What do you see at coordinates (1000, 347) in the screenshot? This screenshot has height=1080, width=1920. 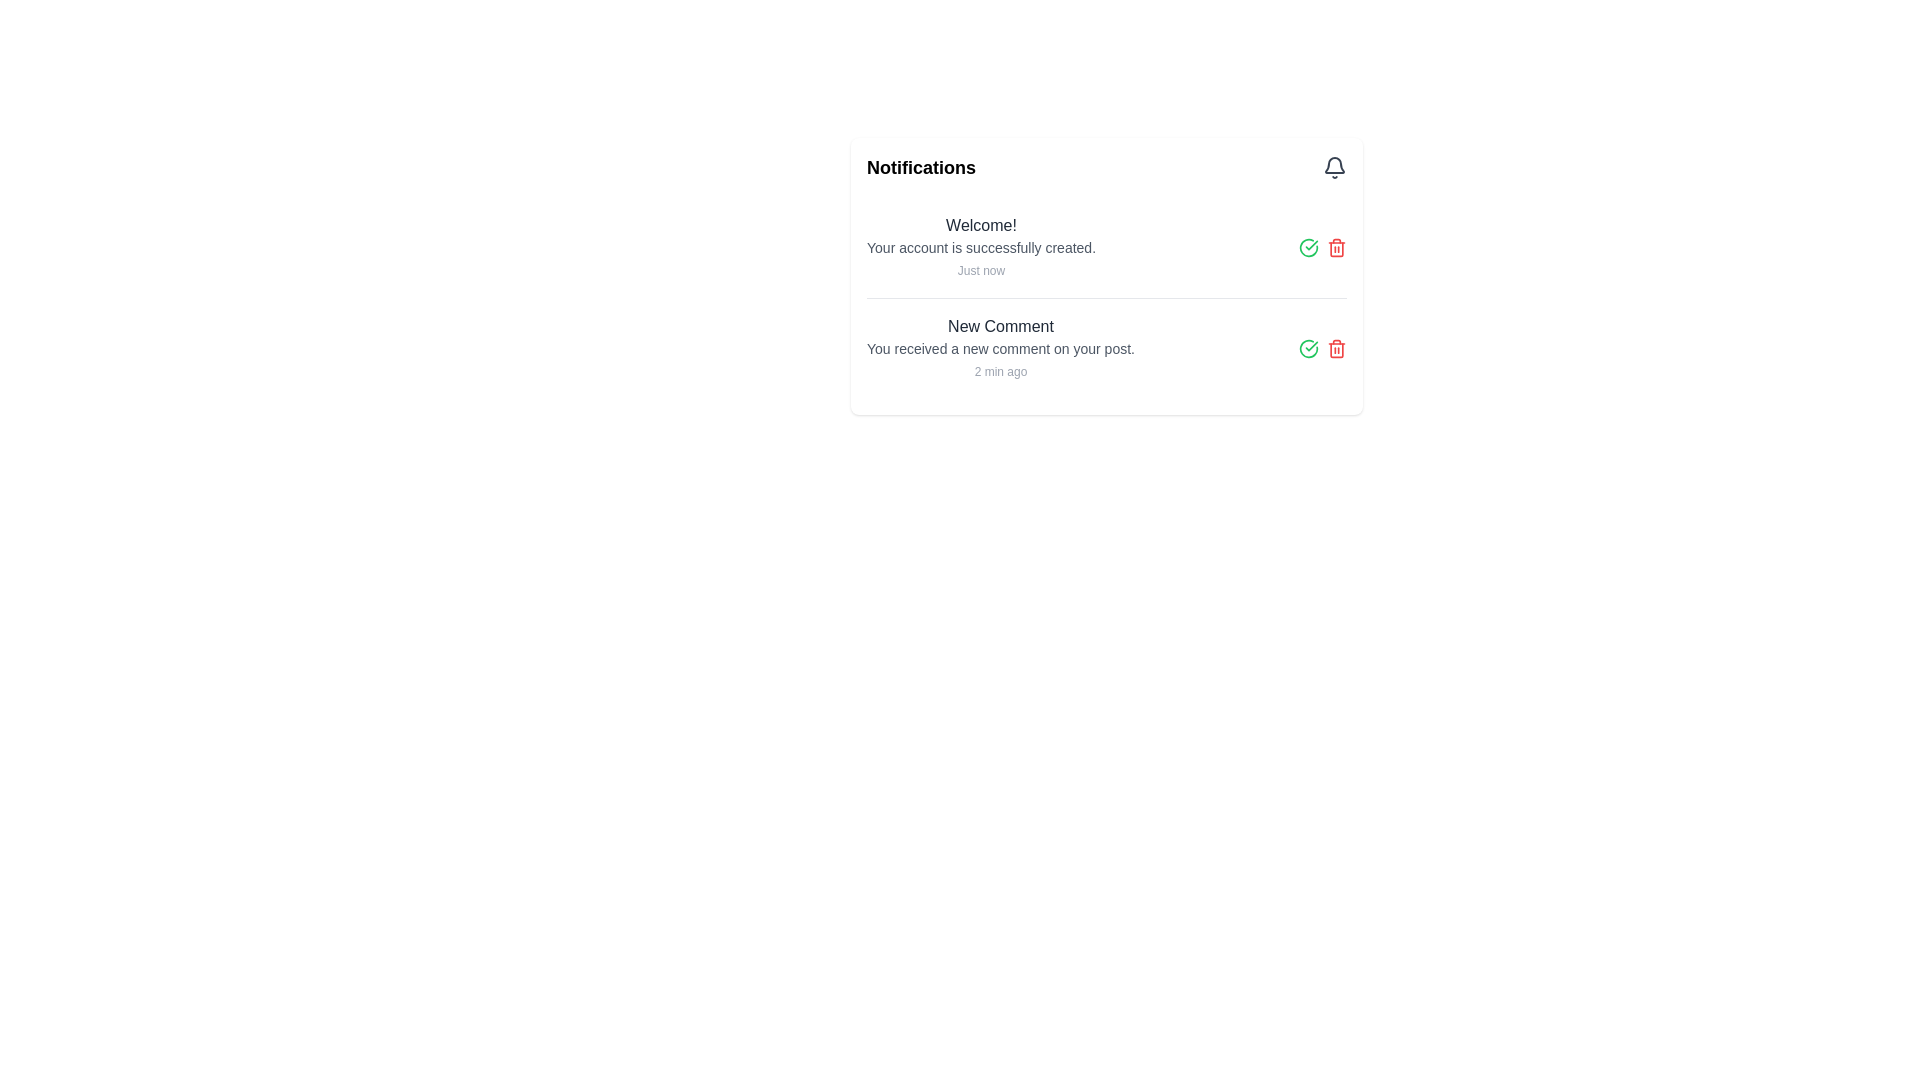 I see `the second notification item that displays a bold title 'New Comment', a description 'You received a new comment on your post.', and a timestamp '2 min ago'` at bounding box center [1000, 347].